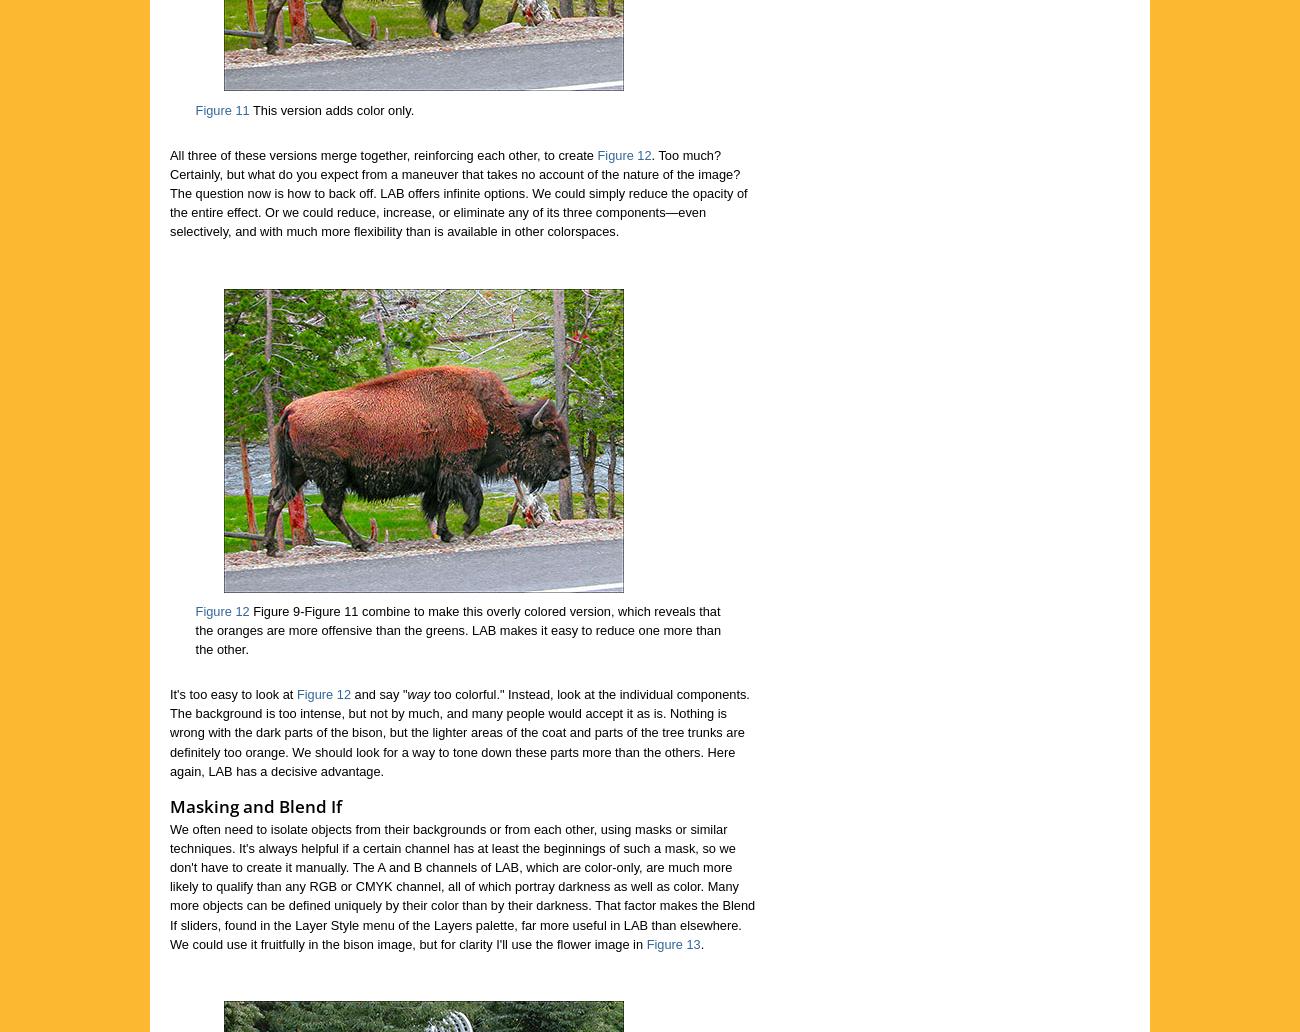  Describe the element at coordinates (701, 942) in the screenshot. I see `'.'` at that location.